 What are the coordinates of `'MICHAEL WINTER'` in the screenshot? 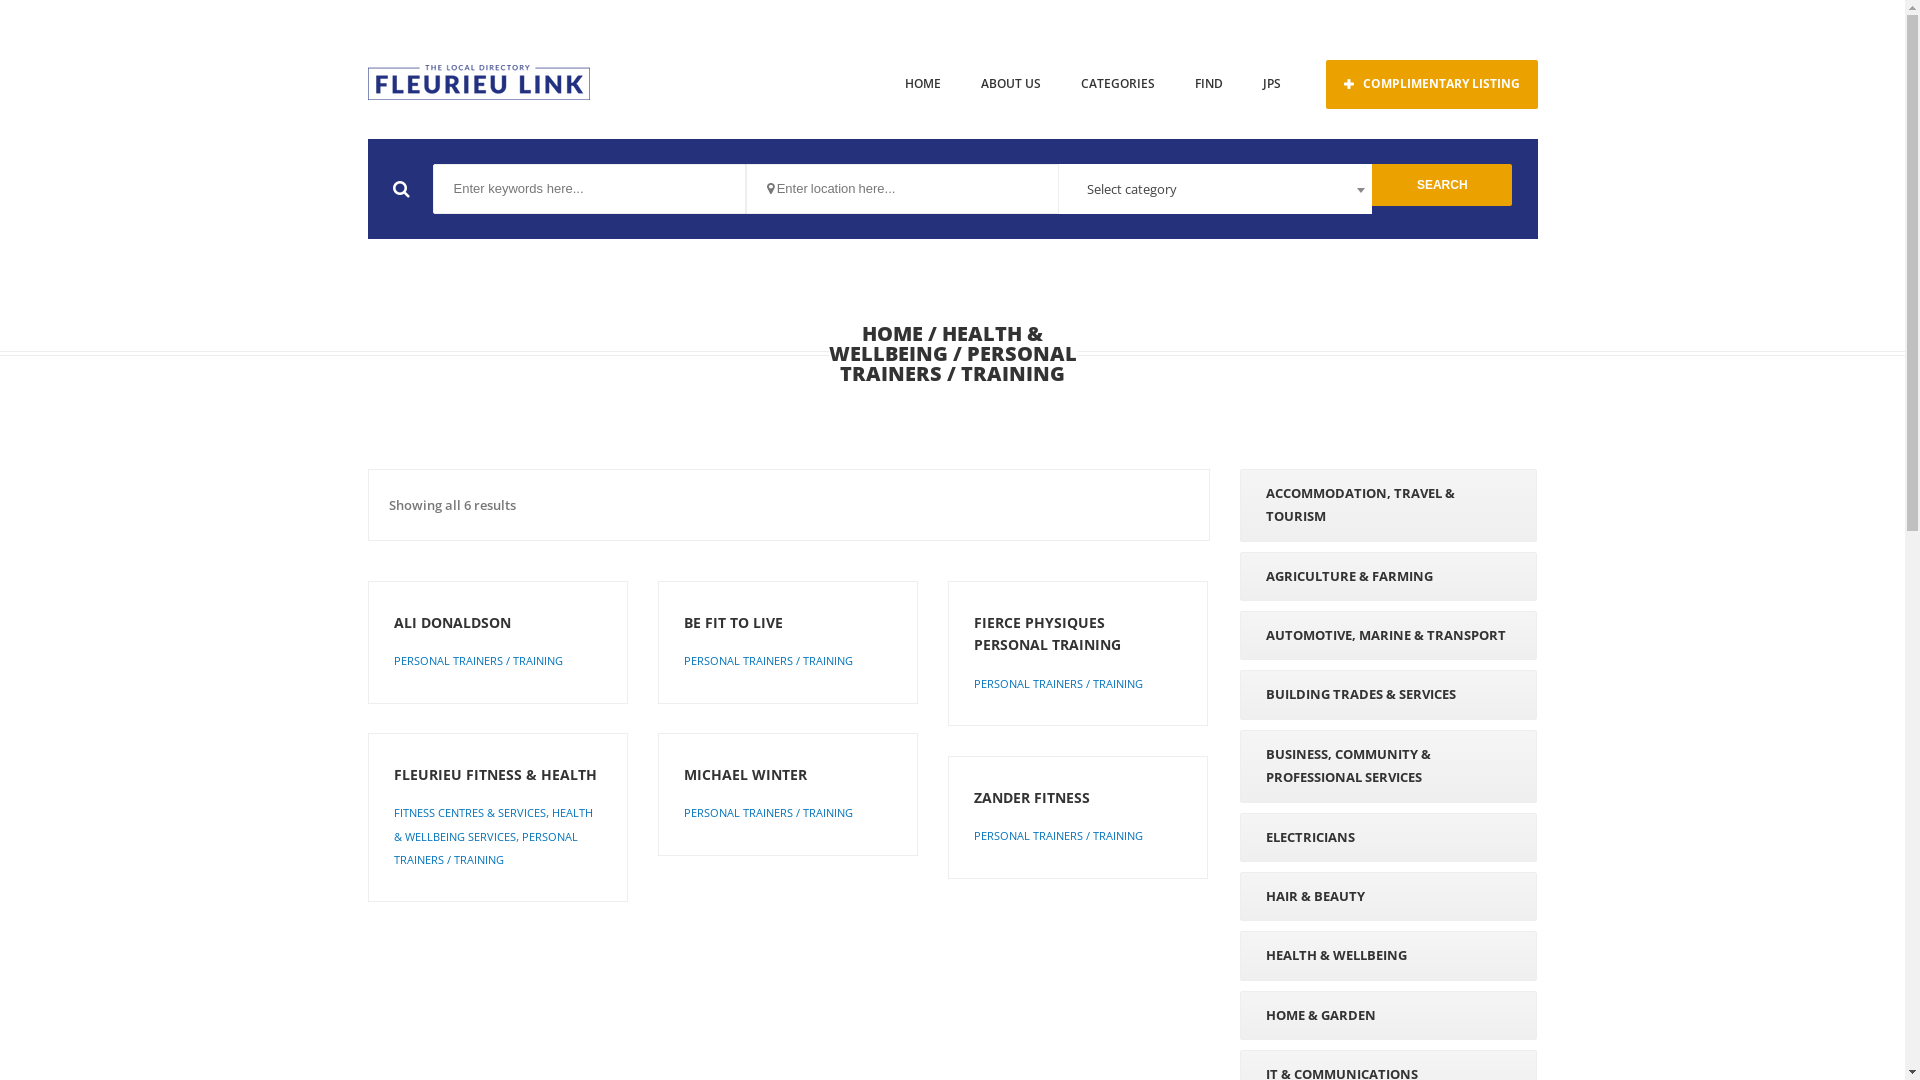 It's located at (684, 774).